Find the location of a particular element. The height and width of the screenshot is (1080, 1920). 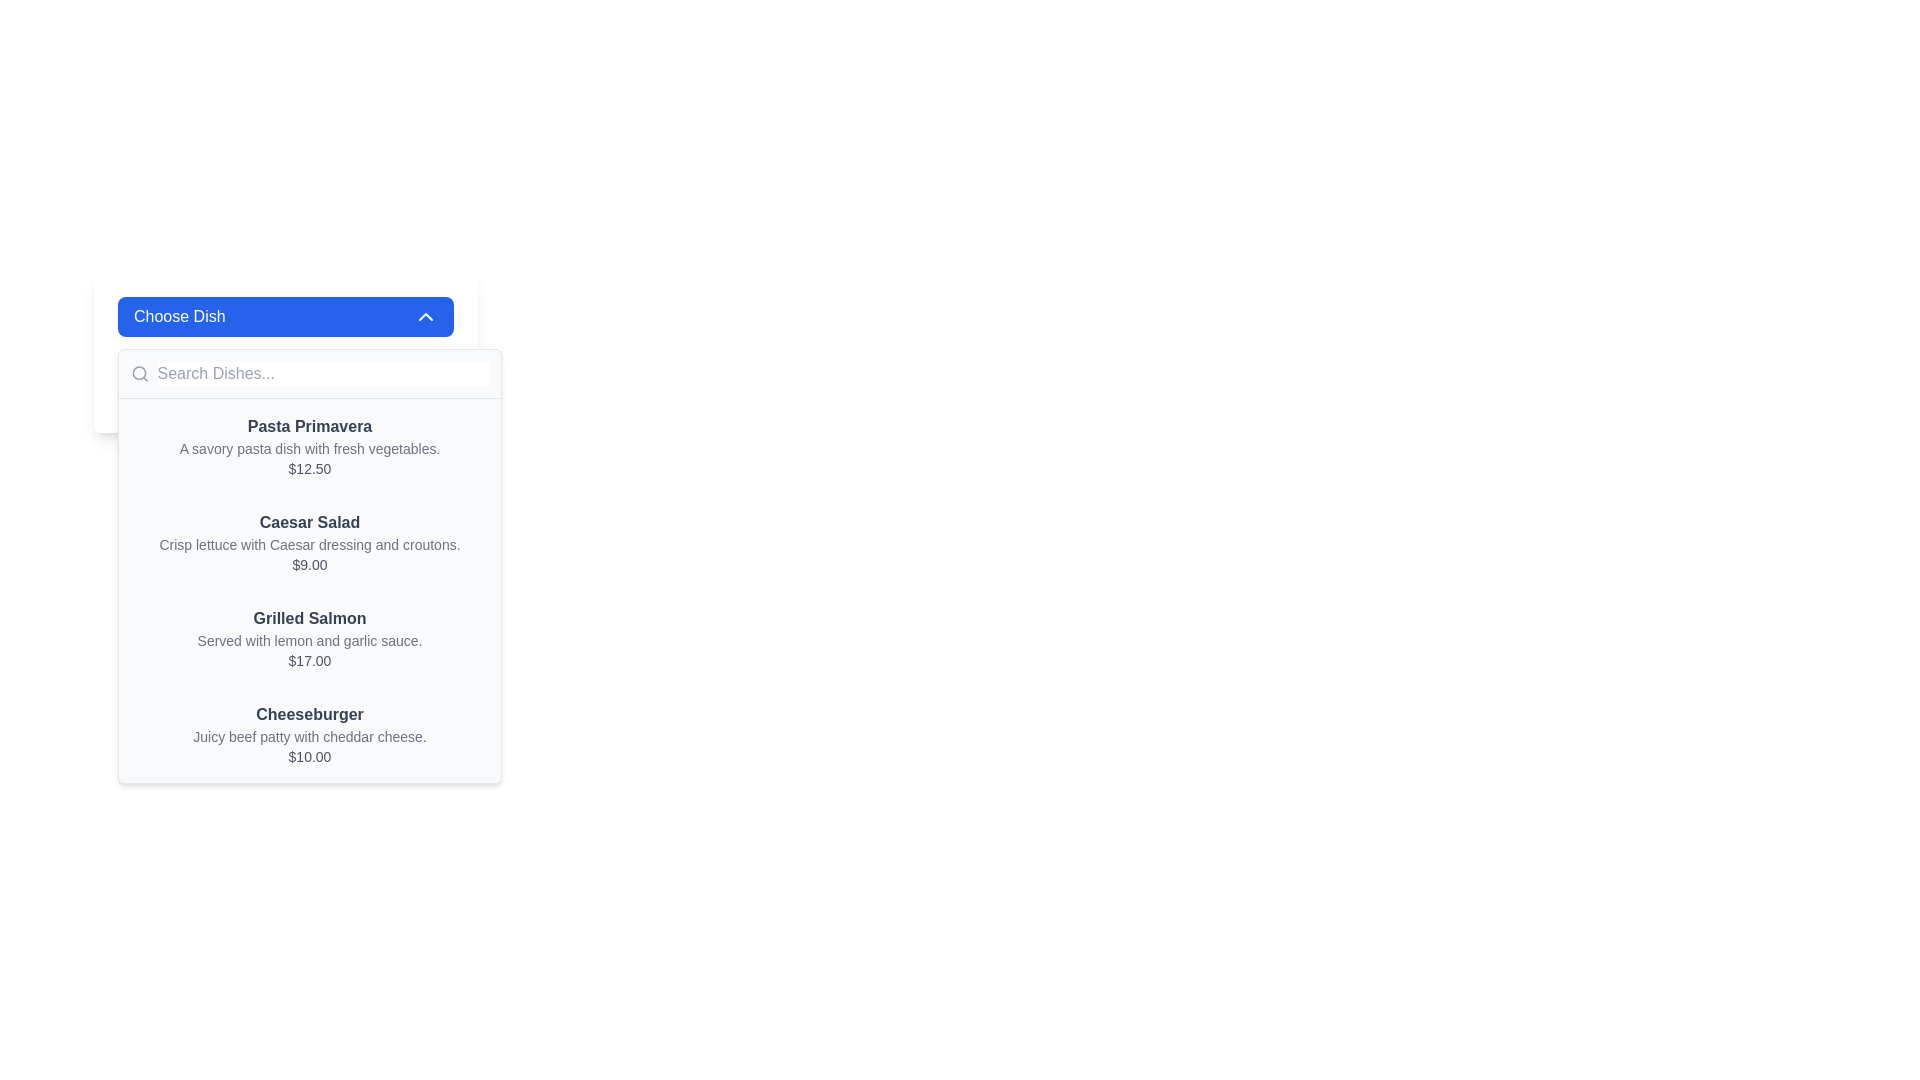

the content of the Text label describing the menu item 'Cheeseburger', located within the 'Cheeseburger' menu card, positioned below the title and above the price is located at coordinates (309, 736).